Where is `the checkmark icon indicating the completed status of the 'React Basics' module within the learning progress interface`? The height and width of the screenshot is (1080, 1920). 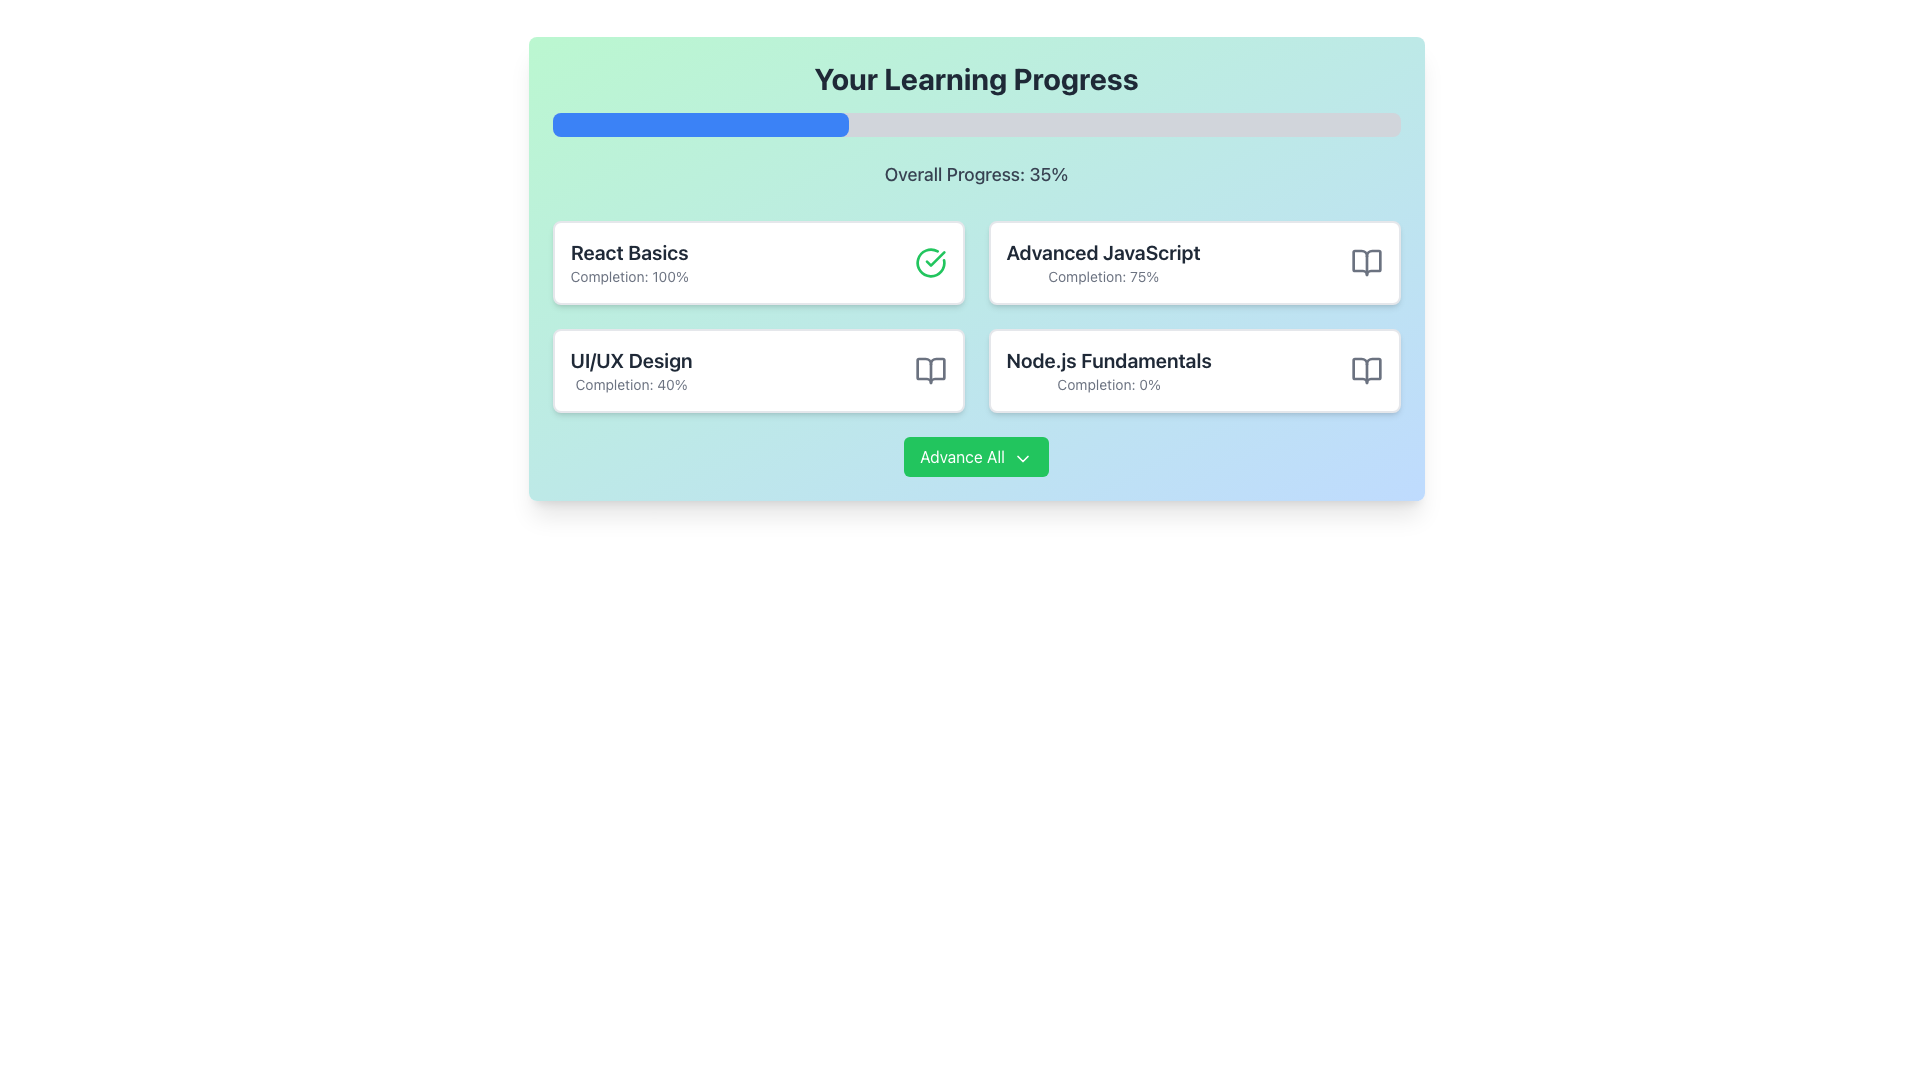 the checkmark icon indicating the completed status of the 'React Basics' module within the learning progress interface is located at coordinates (934, 257).